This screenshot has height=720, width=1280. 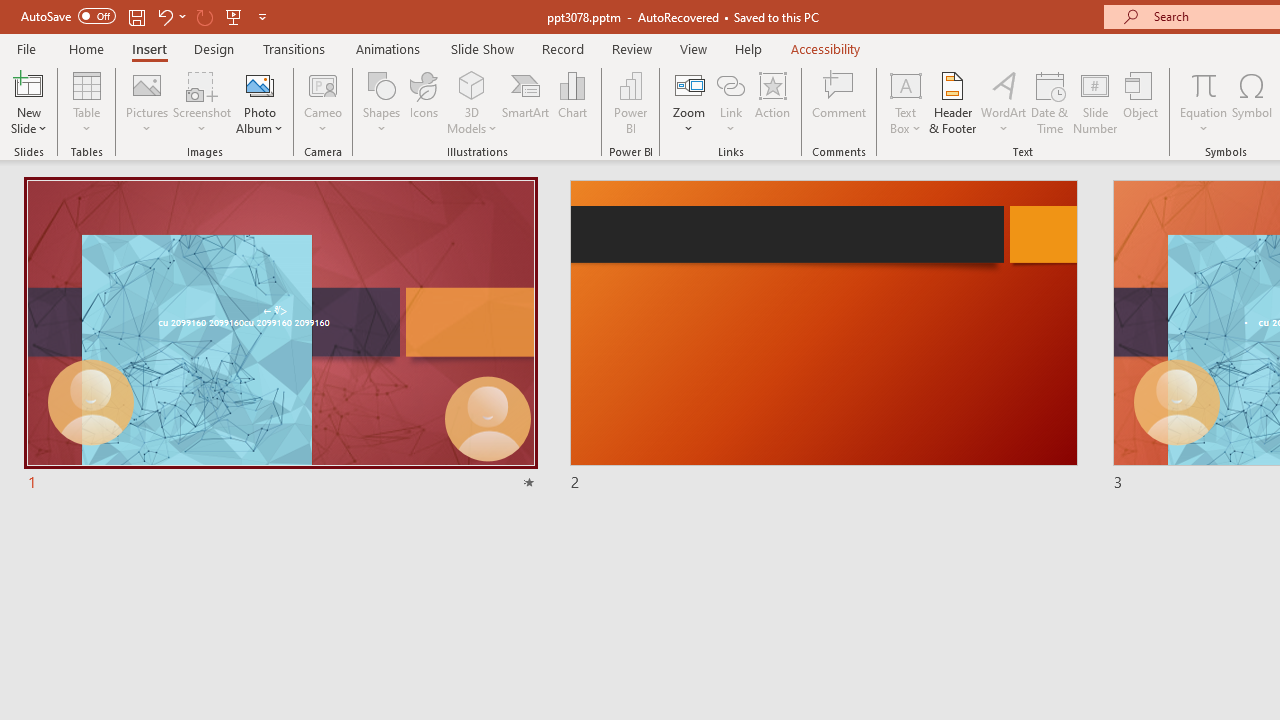 I want to click on 'Equation', so click(x=1202, y=103).